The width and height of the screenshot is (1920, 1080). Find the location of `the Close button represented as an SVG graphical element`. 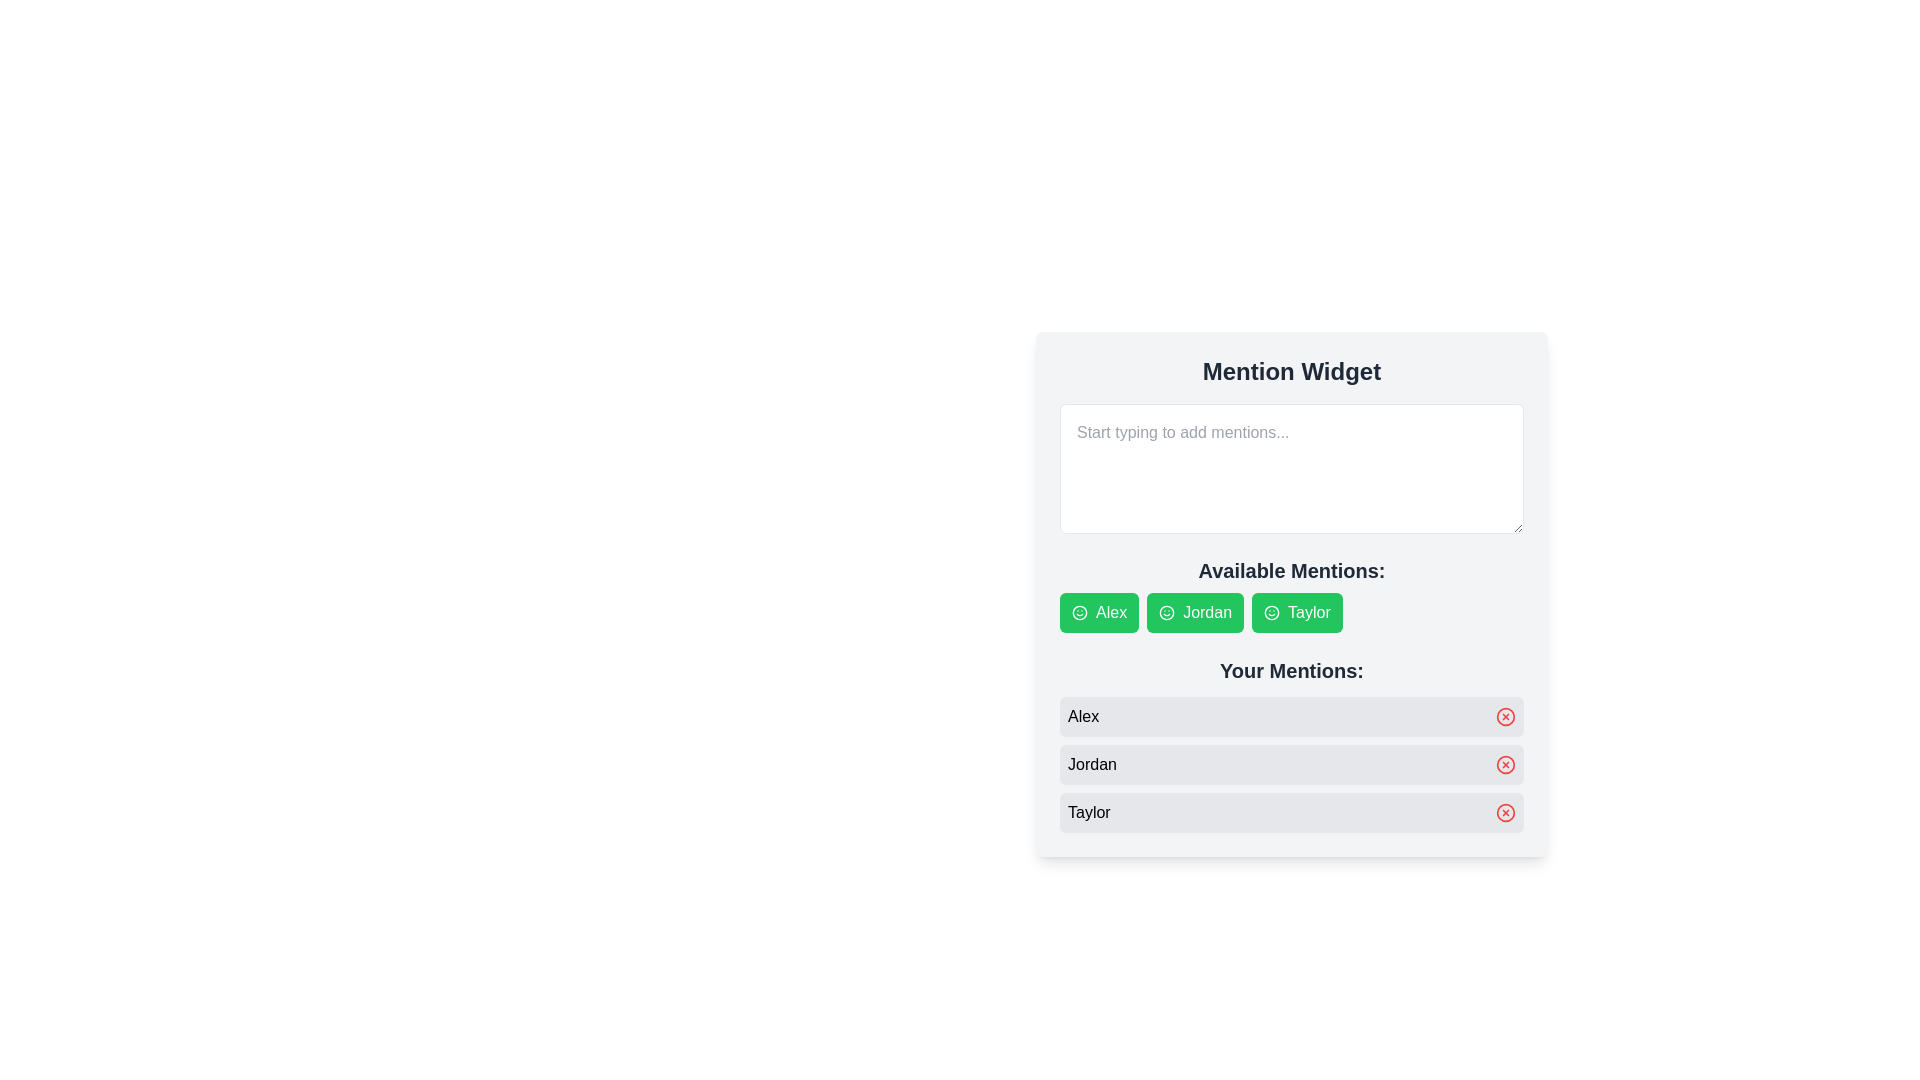

the Close button represented as an SVG graphical element is located at coordinates (1506, 716).